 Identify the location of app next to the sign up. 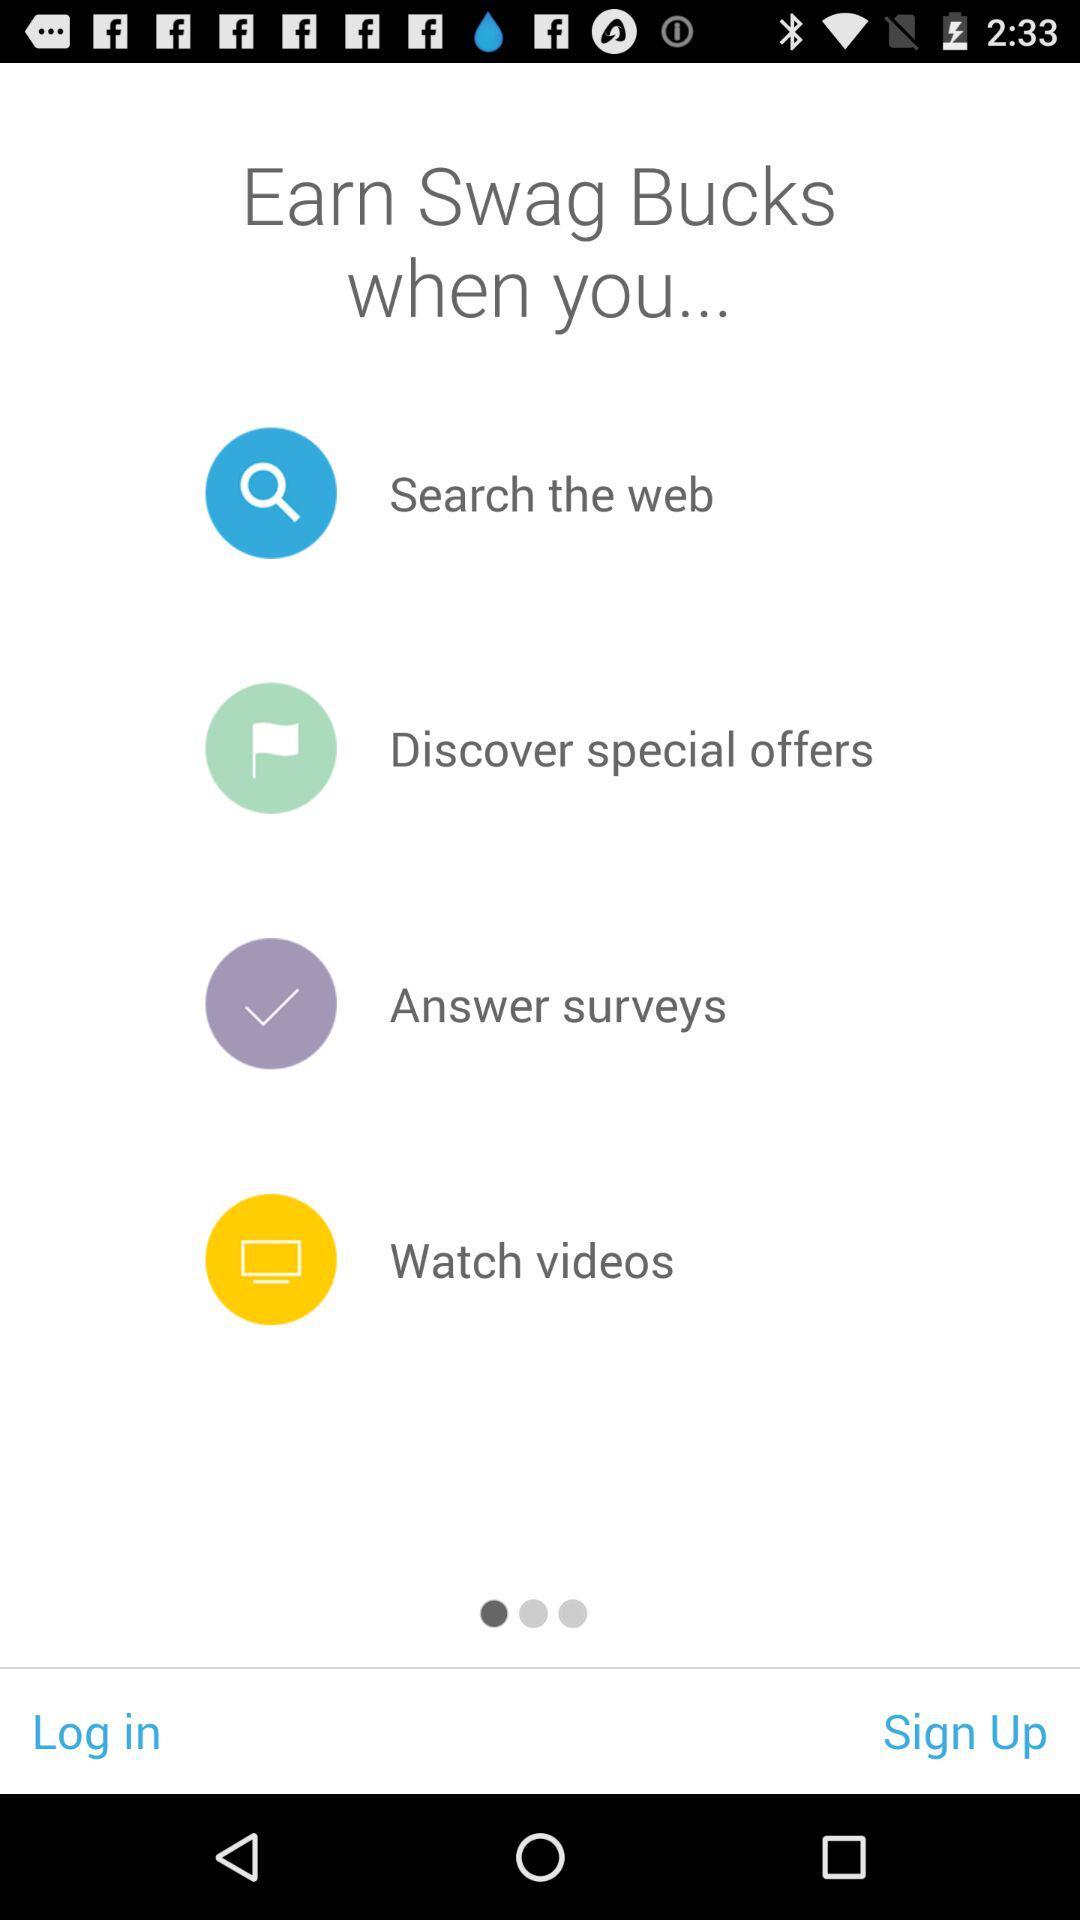
(96, 1729).